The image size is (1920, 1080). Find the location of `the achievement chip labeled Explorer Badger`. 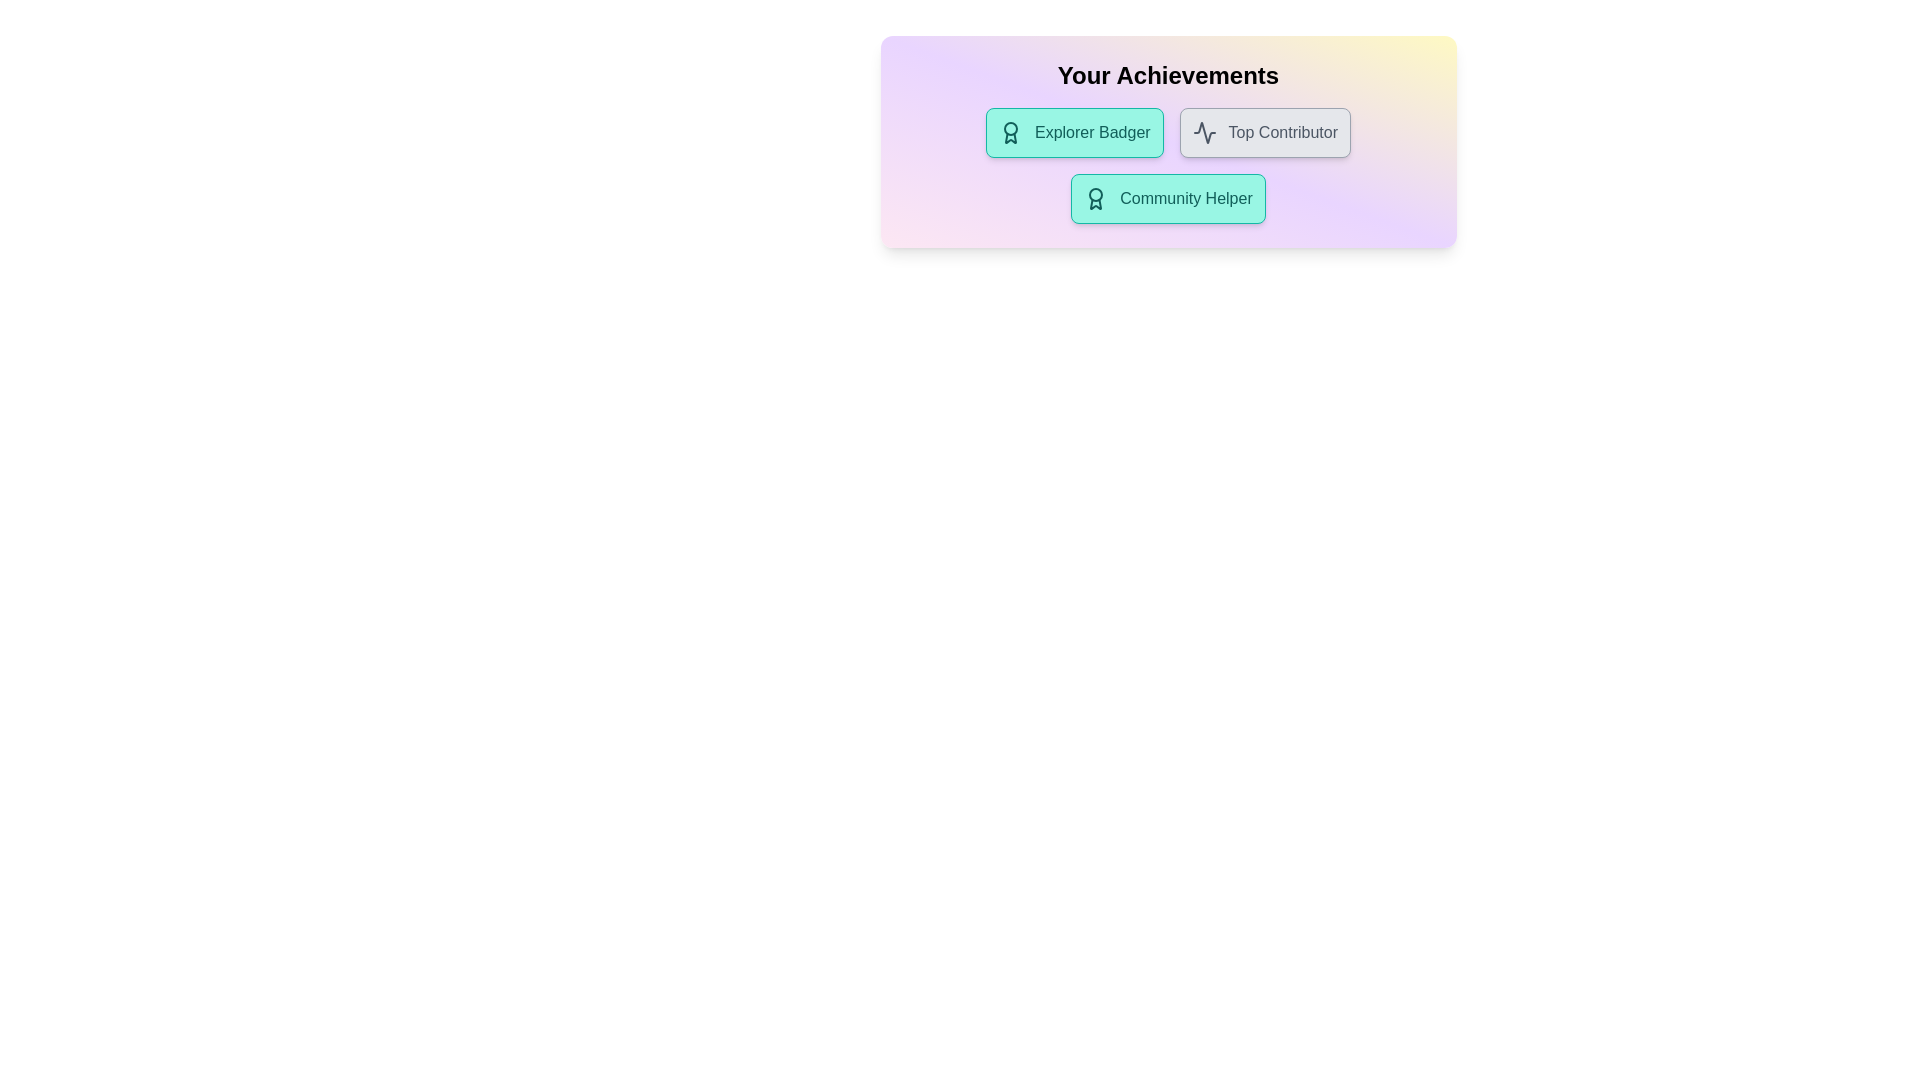

the achievement chip labeled Explorer Badger is located at coordinates (1073, 132).